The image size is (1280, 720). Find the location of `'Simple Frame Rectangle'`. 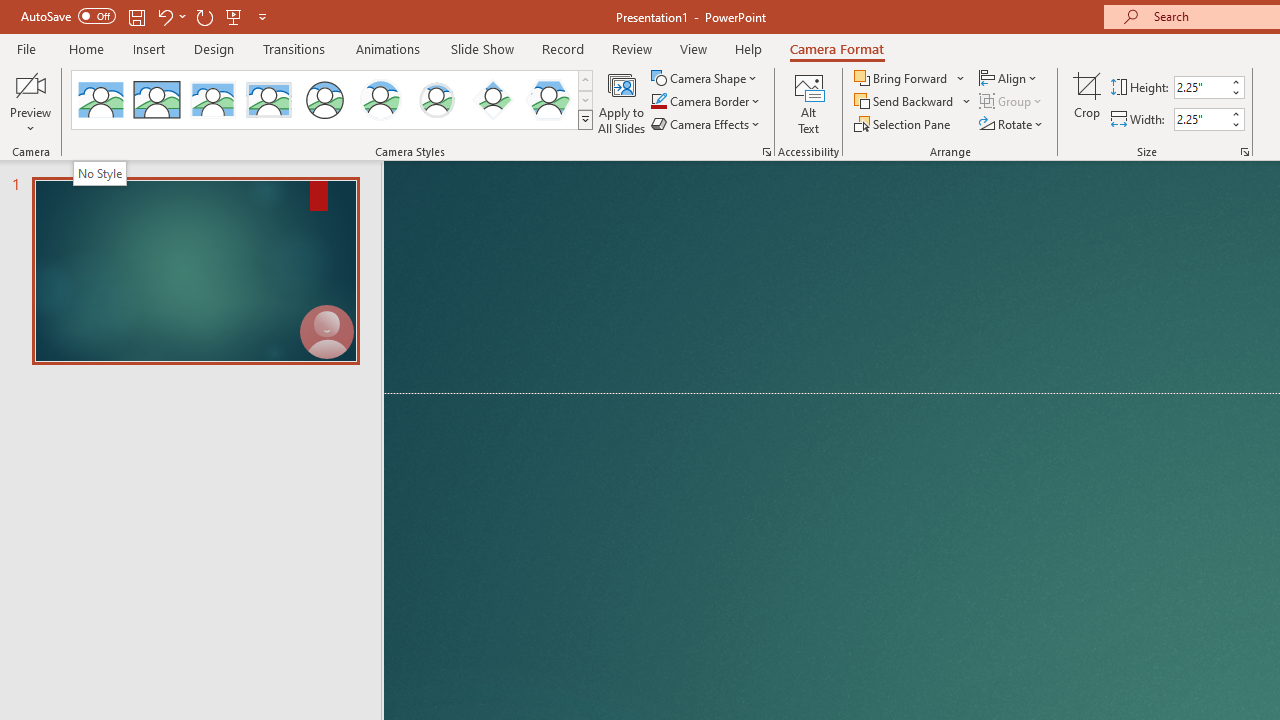

'Simple Frame Rectangle' is located at coordinates (156, 100).